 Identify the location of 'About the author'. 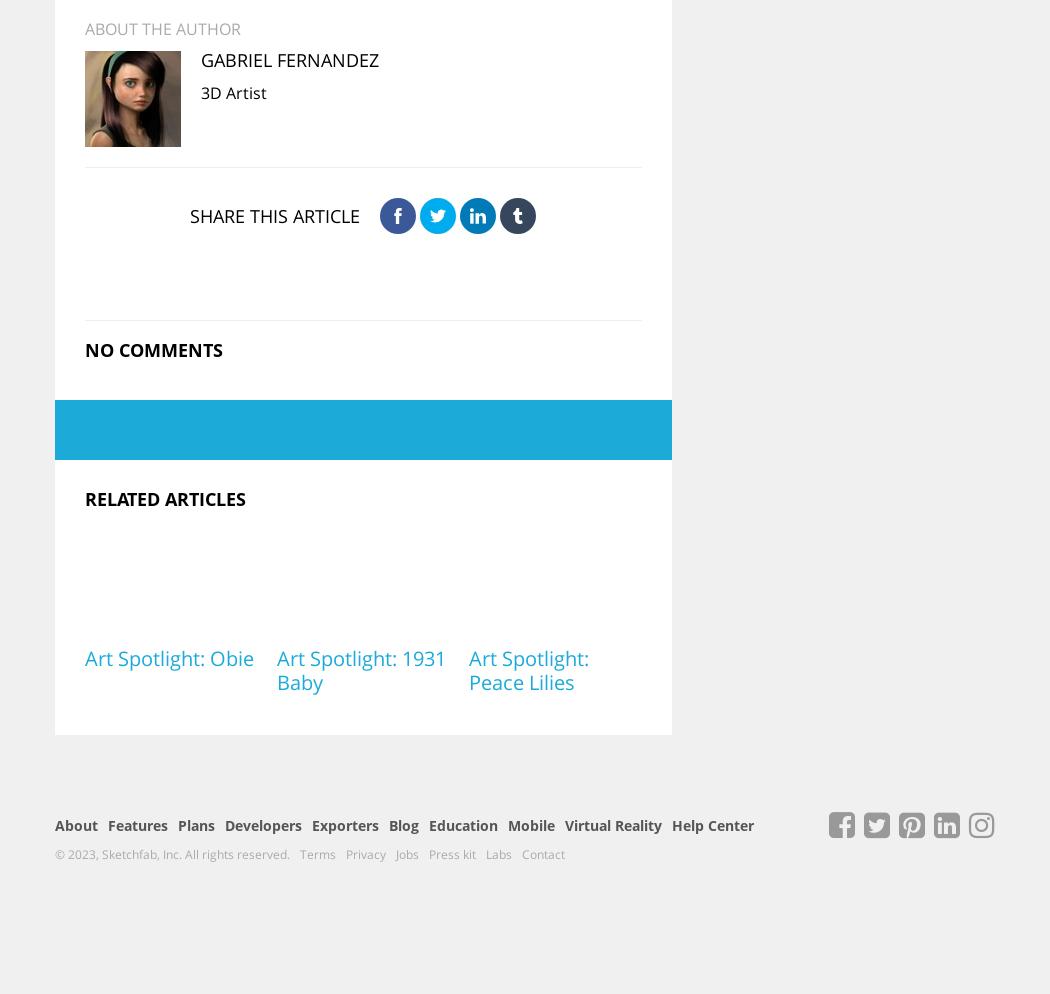
(162, 28).